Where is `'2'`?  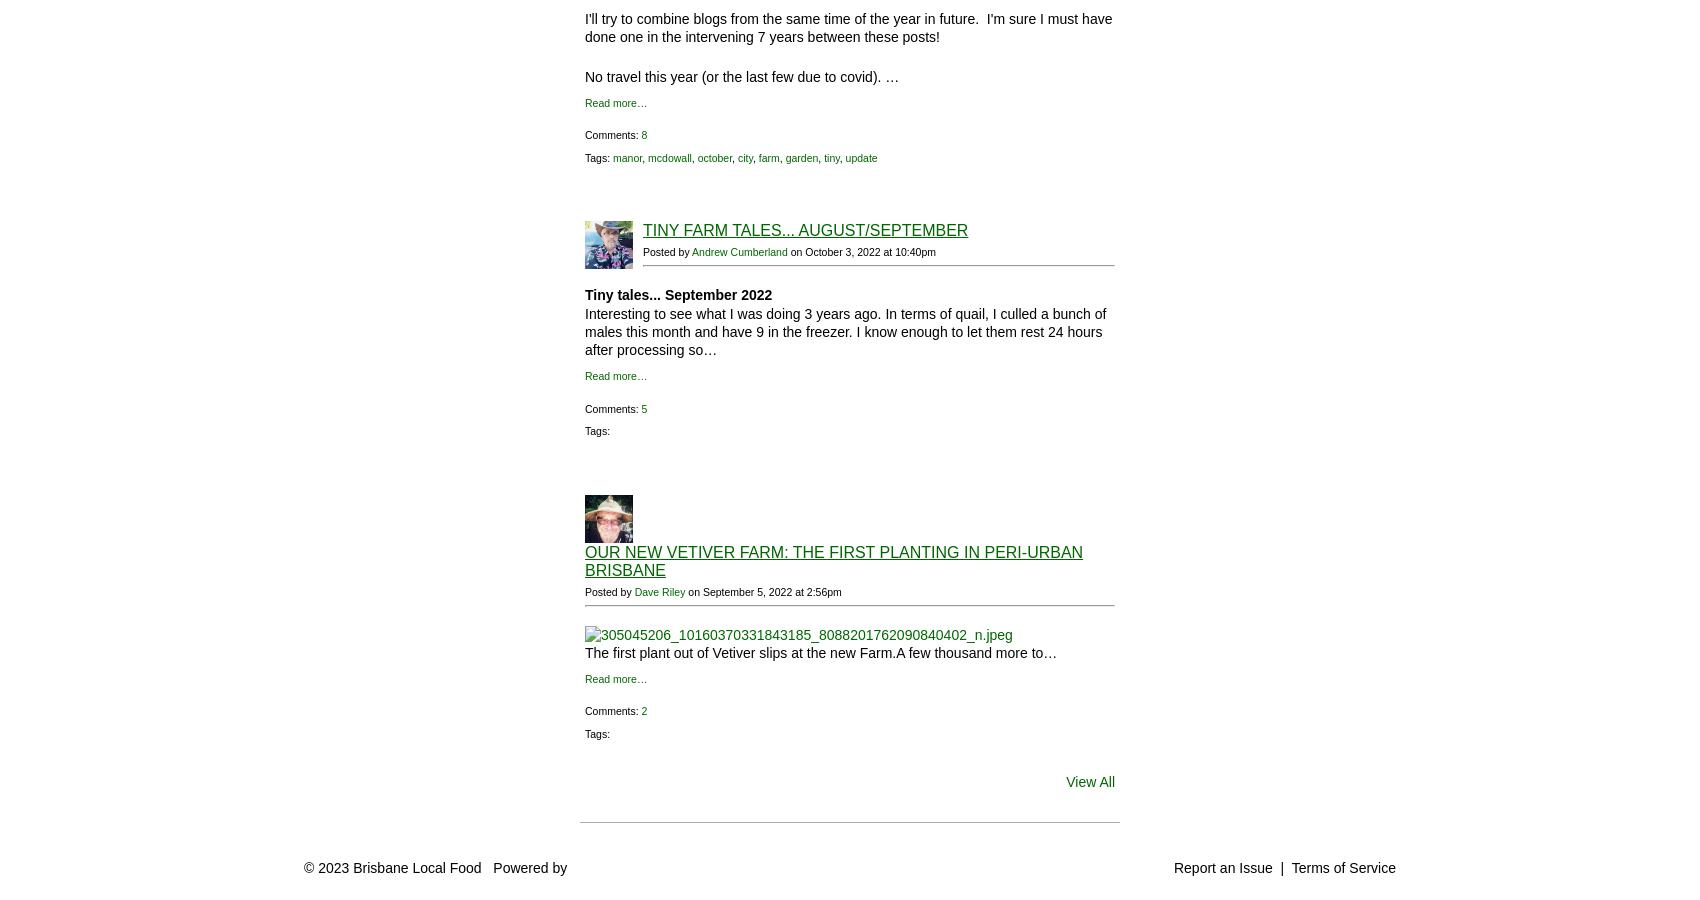
'2' is located at coordinates (643, 710).